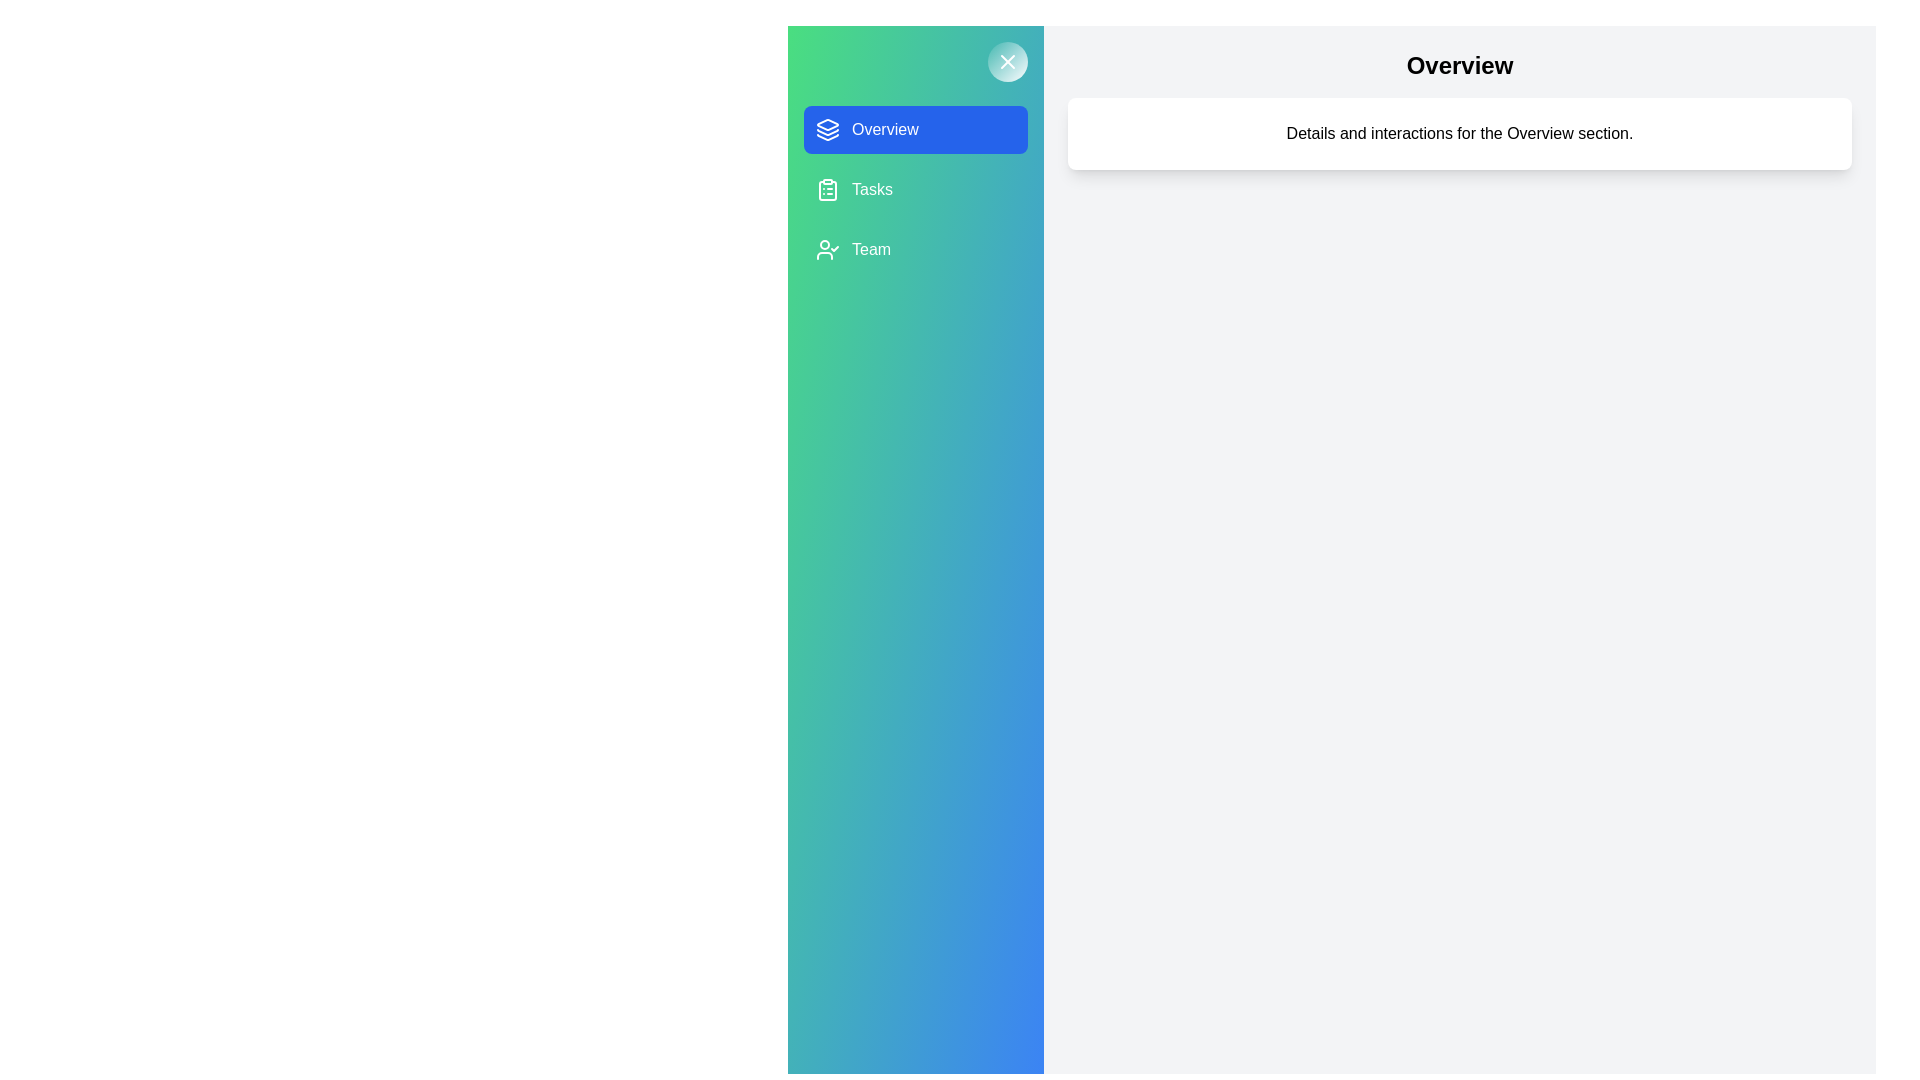  What do you see at coordinates (915, 189) in the screenshot?
I see `the project Tasks from the list` at bounding box center [915, 189].